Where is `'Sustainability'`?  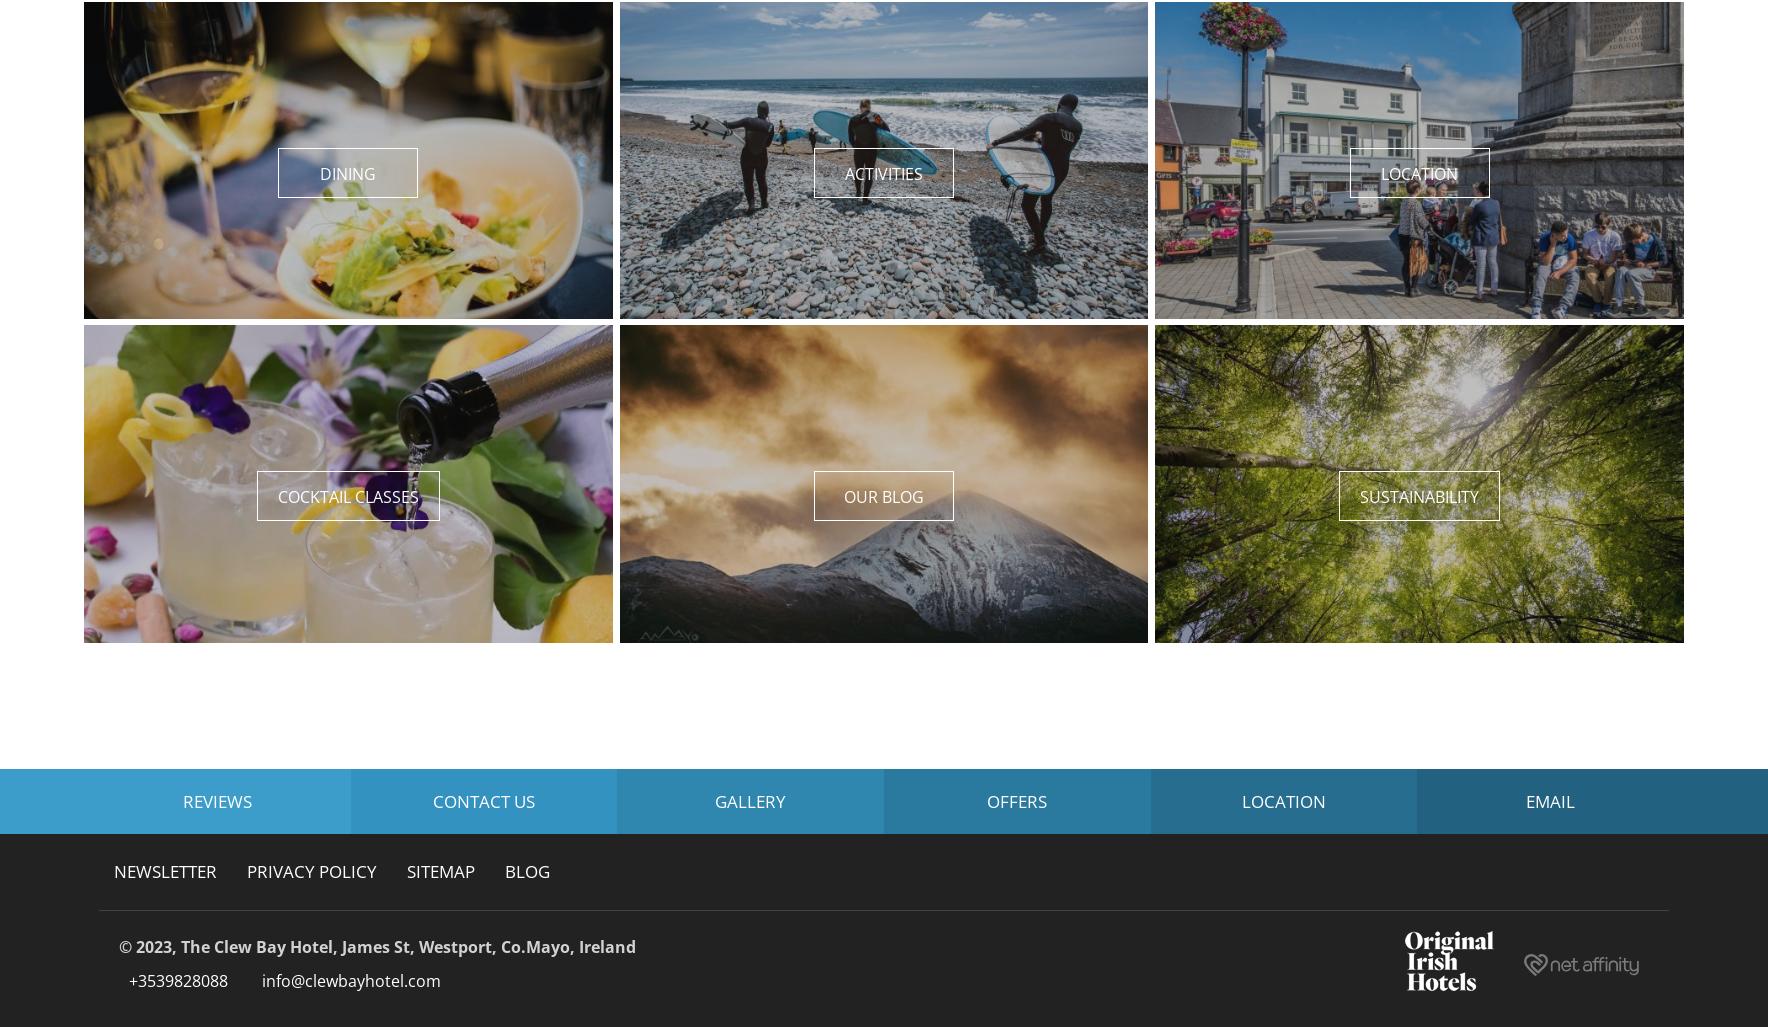 'Sustainability' is located at coordinates (1418, 496).